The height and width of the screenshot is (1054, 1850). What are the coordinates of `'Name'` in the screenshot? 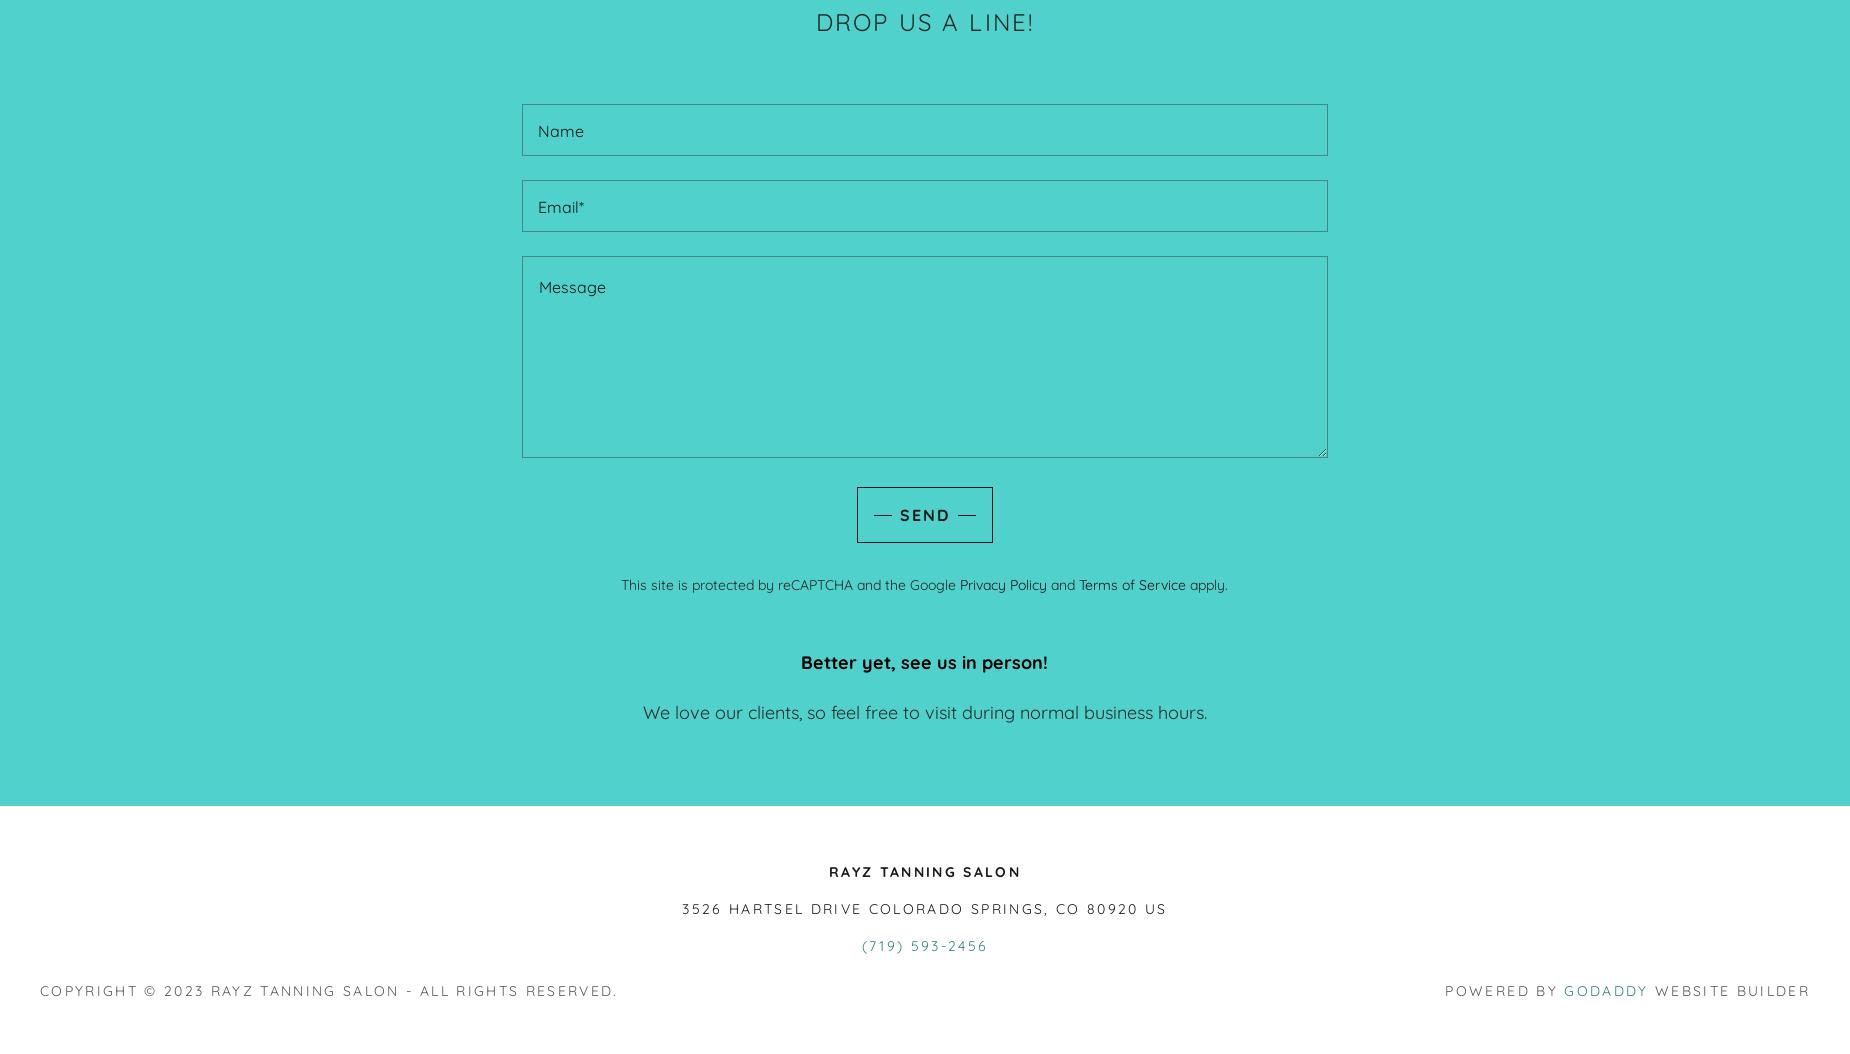 It's located at (560, 131).